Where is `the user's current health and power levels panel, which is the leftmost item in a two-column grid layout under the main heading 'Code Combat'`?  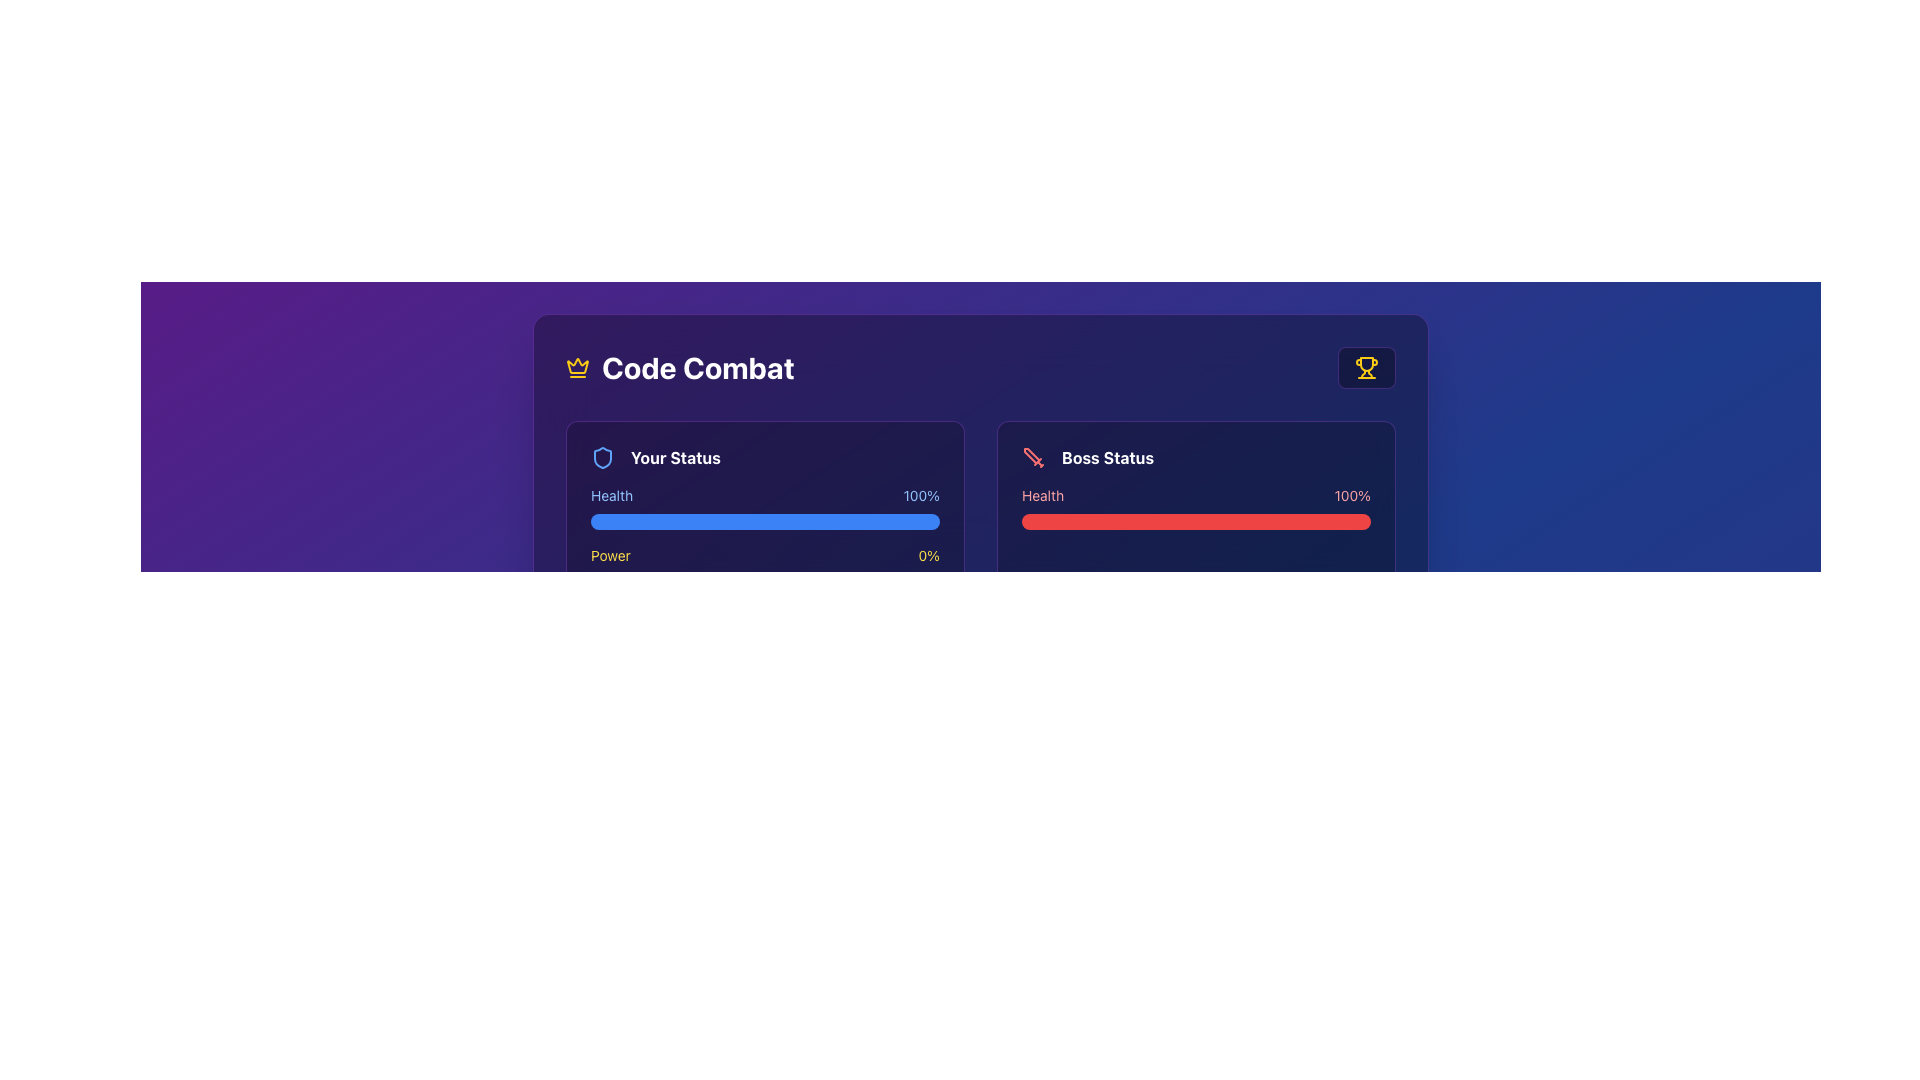 the user's current health and power levels panel, which is the leftmost item in a two-column grid layout under the main heading 'Code Combat' is located at coordinates (764, 516).